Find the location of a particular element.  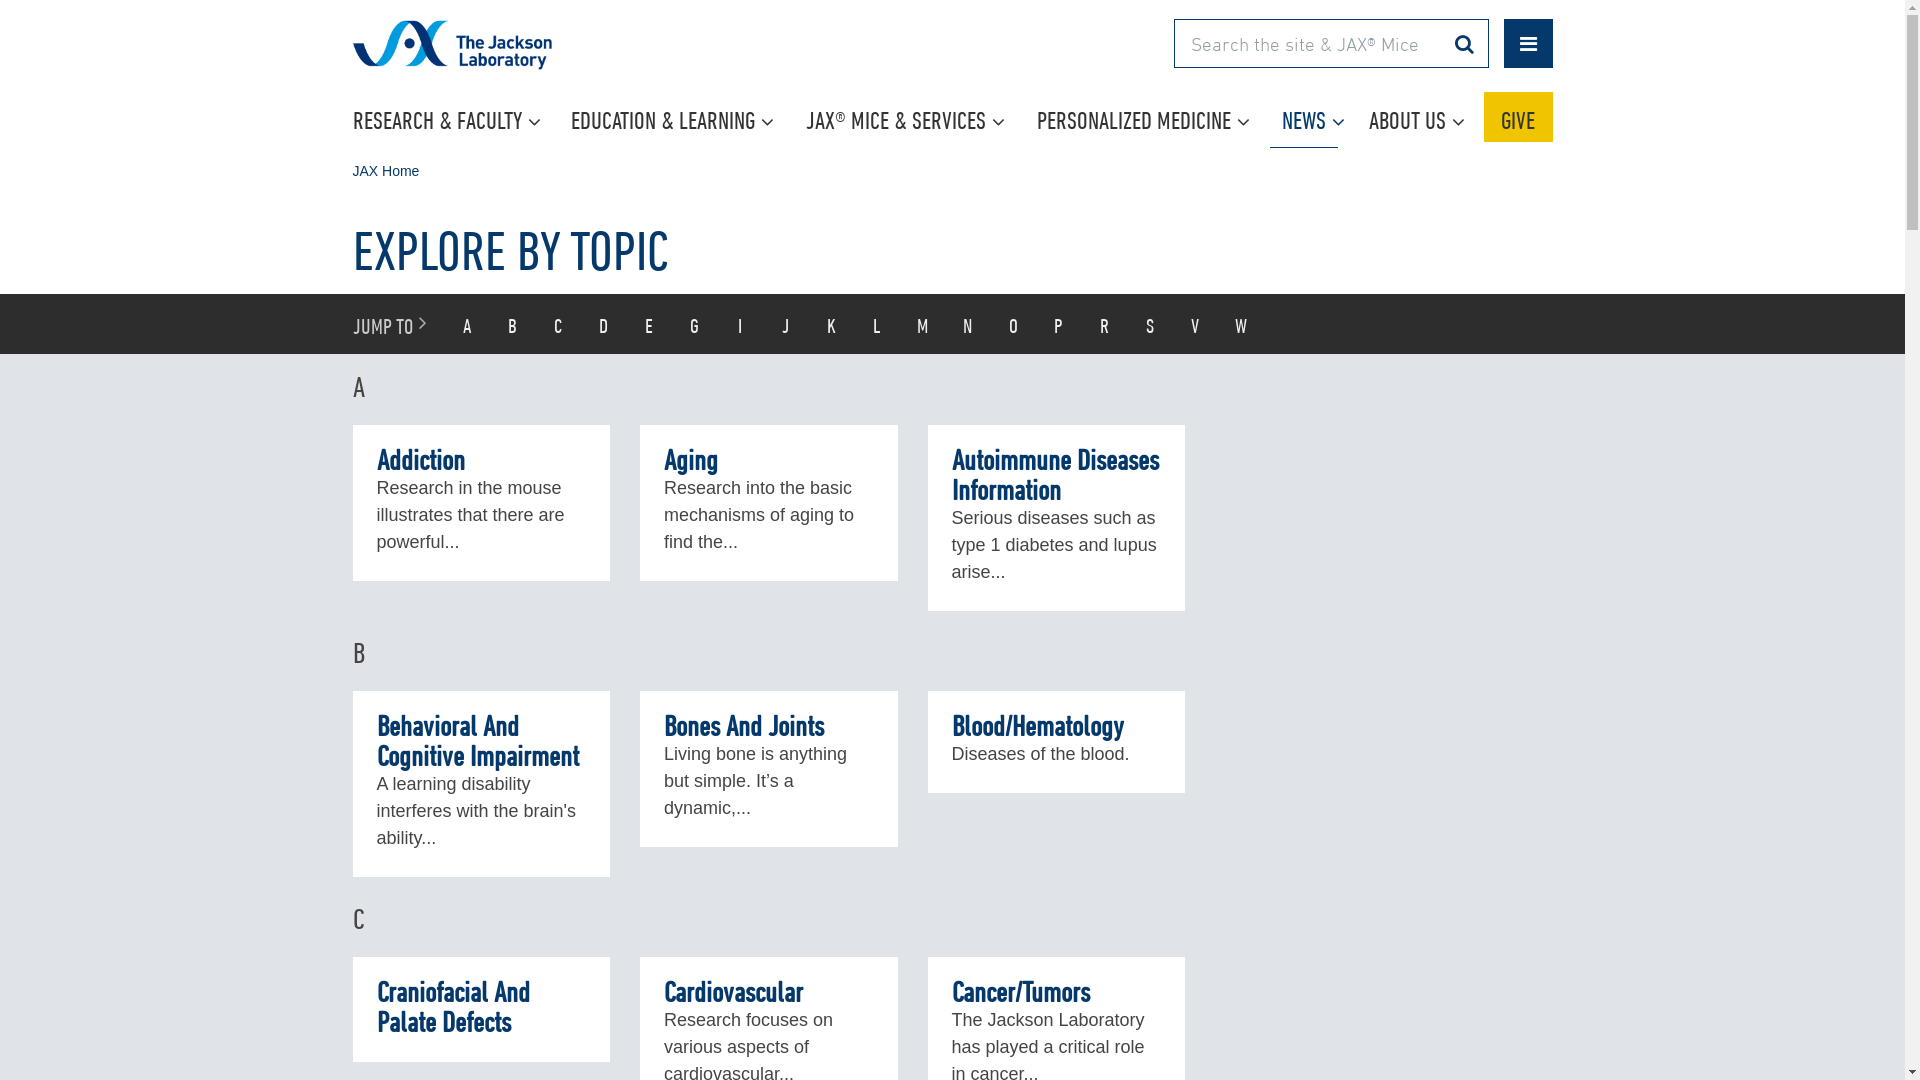

'E' is located at coordinates (624, 323).